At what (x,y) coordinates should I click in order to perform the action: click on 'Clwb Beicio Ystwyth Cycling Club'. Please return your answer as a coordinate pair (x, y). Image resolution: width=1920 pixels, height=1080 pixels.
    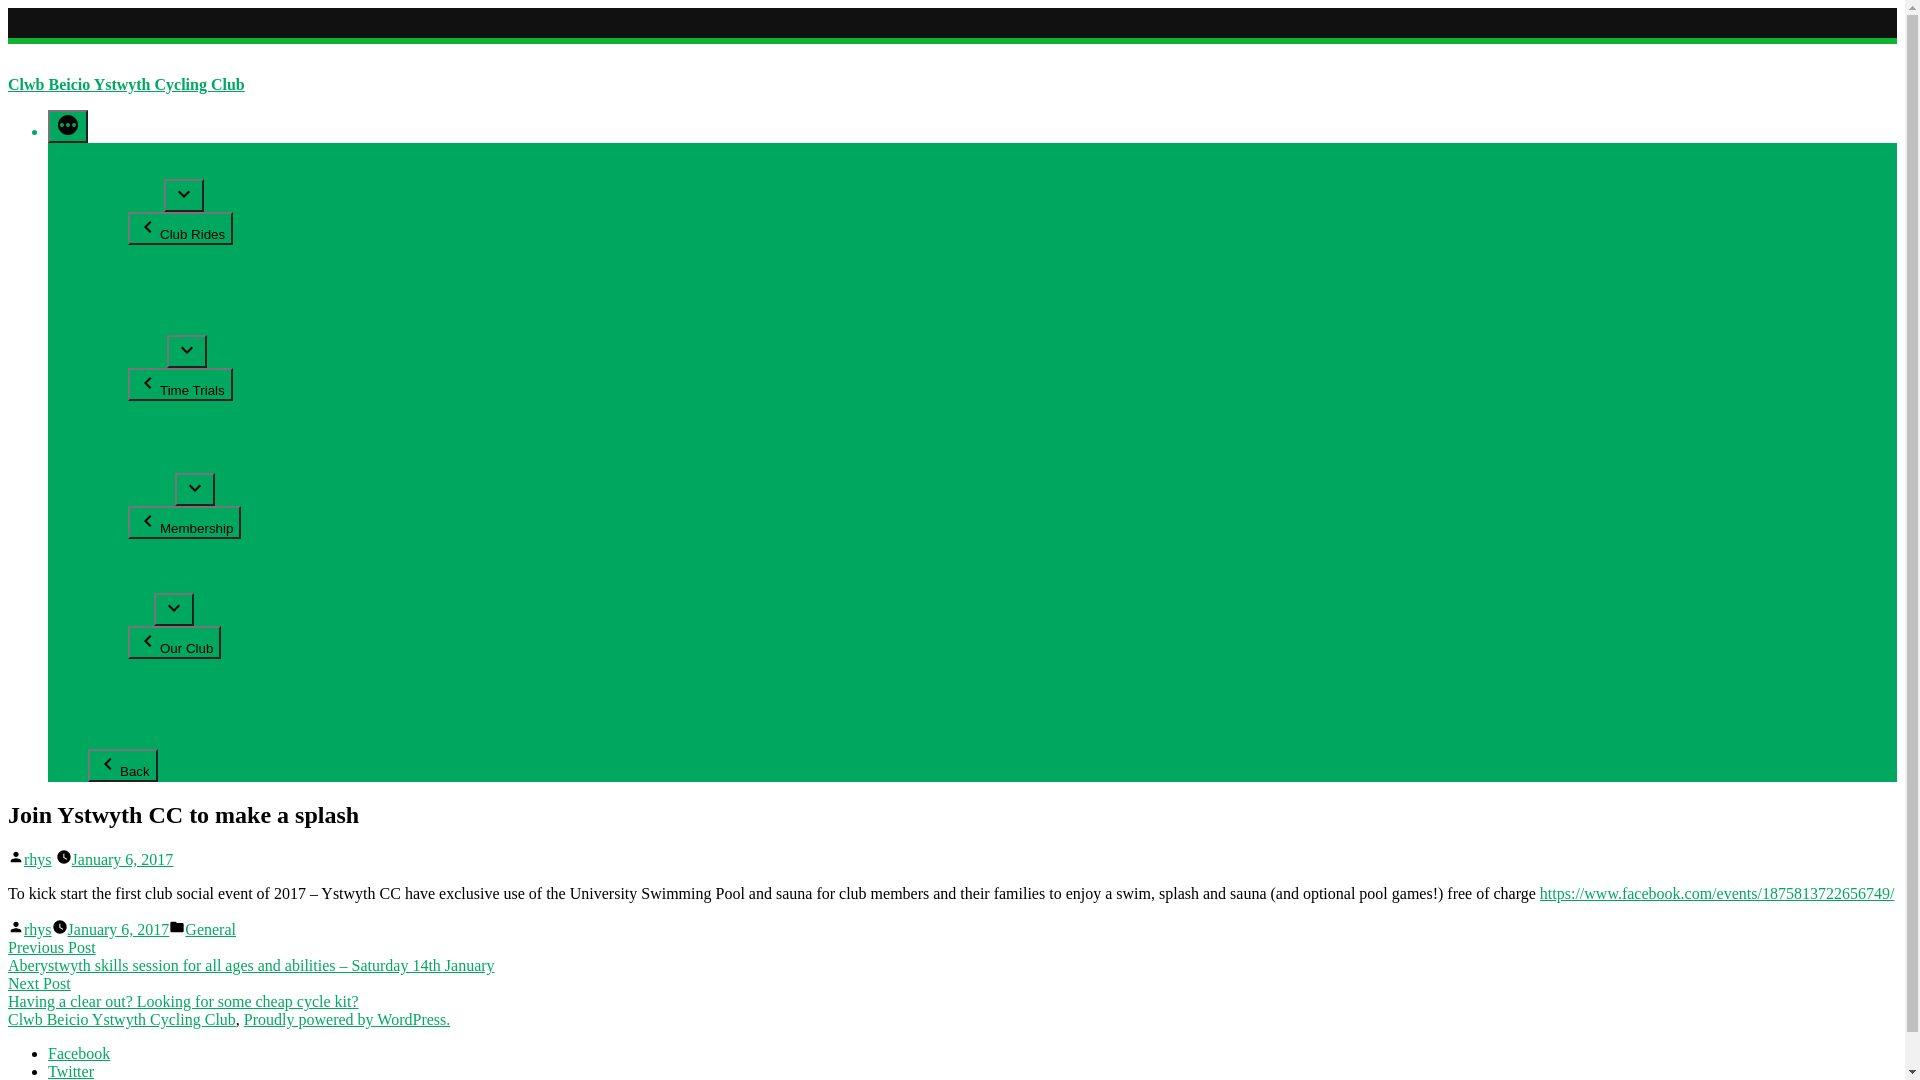
    Looking at the image, I should click on (125, 83).